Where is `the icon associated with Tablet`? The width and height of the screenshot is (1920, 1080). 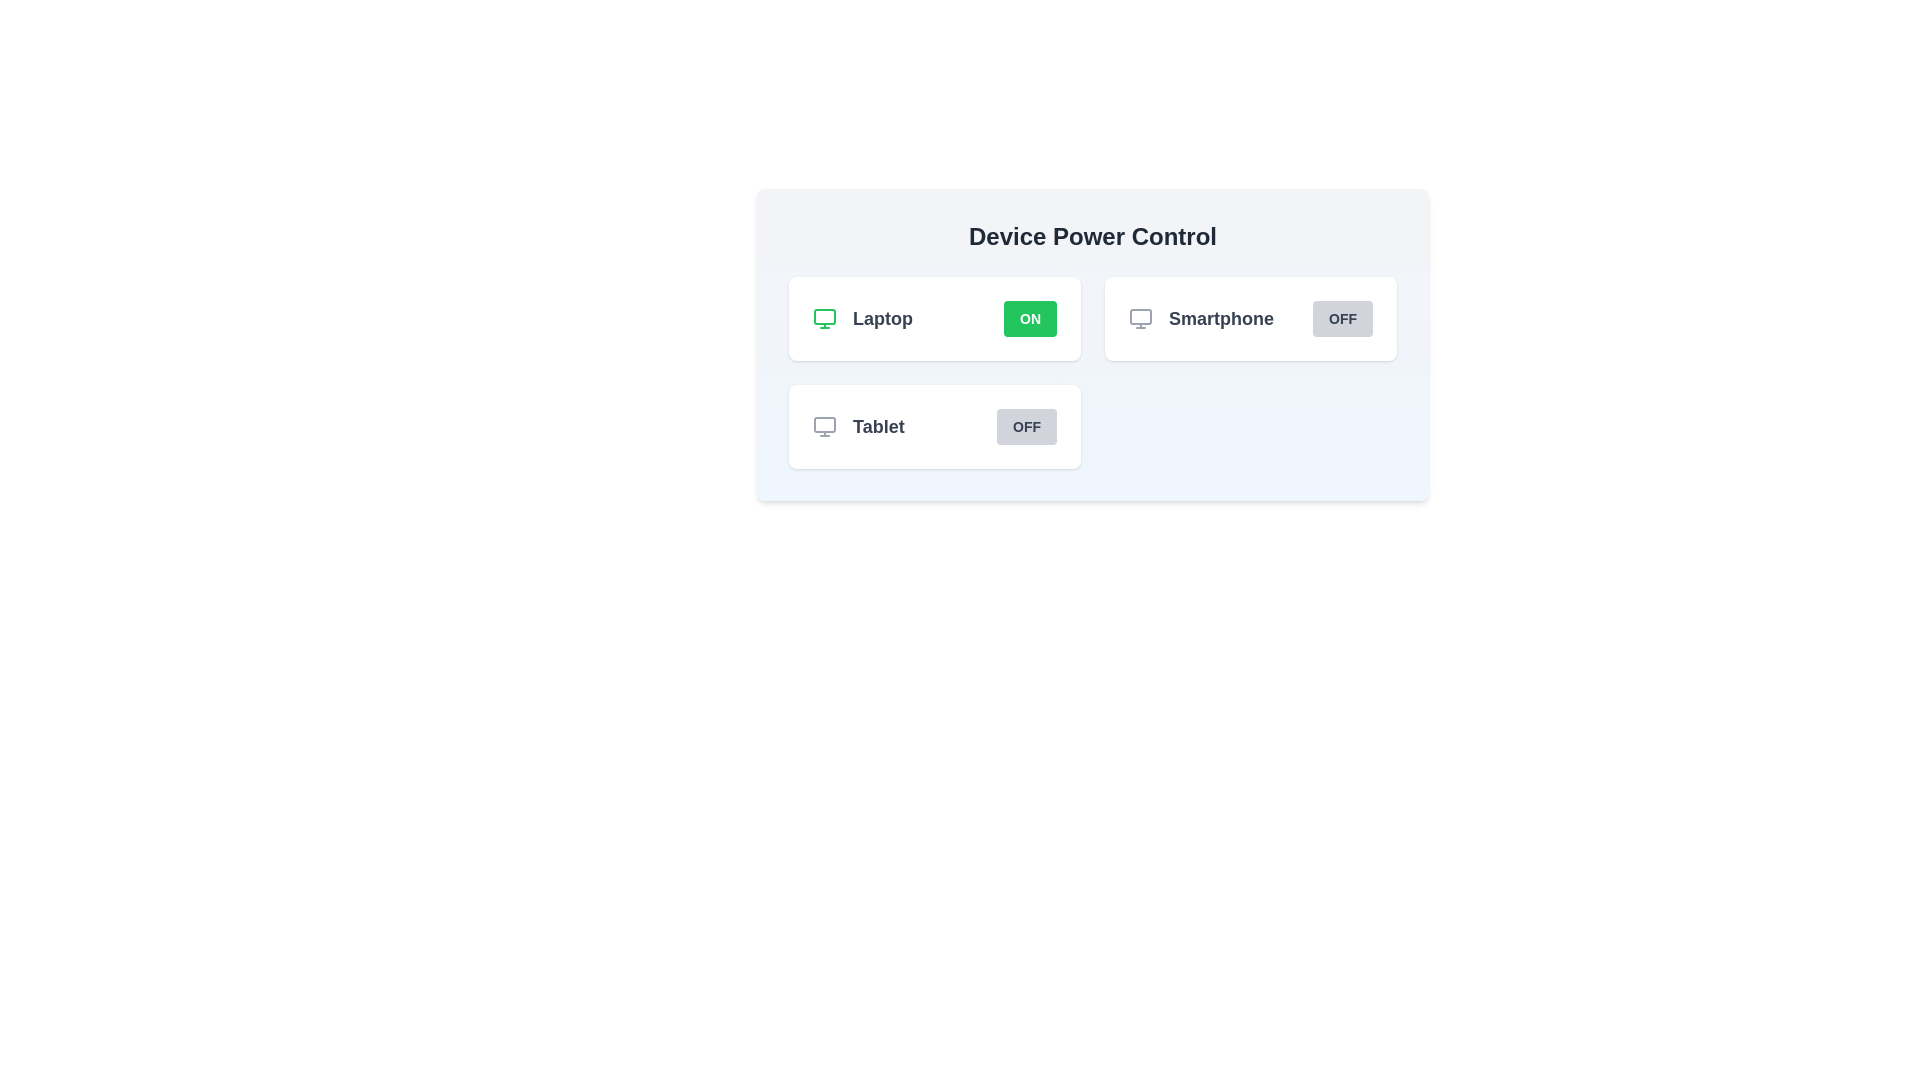 the icon associated with Tablet is located at coordinates (825, 426).